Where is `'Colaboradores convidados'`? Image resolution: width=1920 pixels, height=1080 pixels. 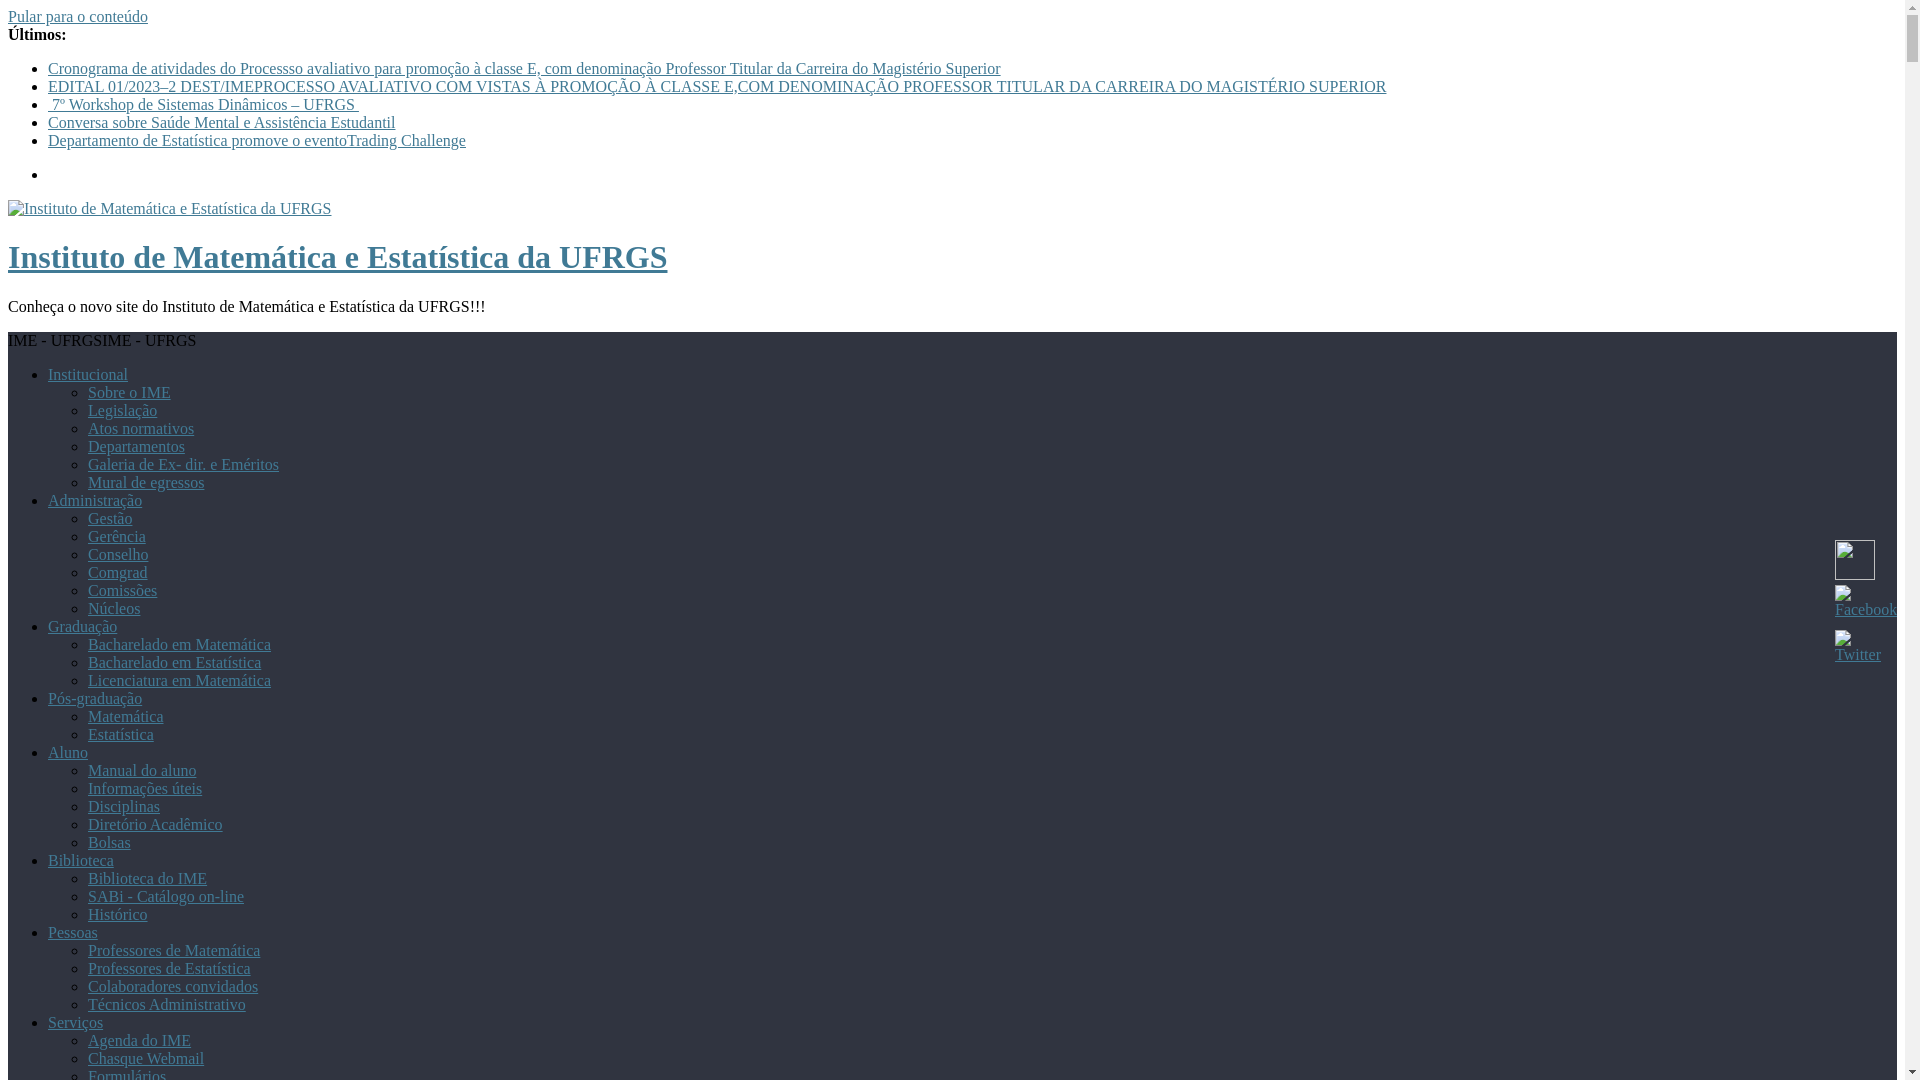
'Colaboradores convidados' is located at coordinates (172, 985).